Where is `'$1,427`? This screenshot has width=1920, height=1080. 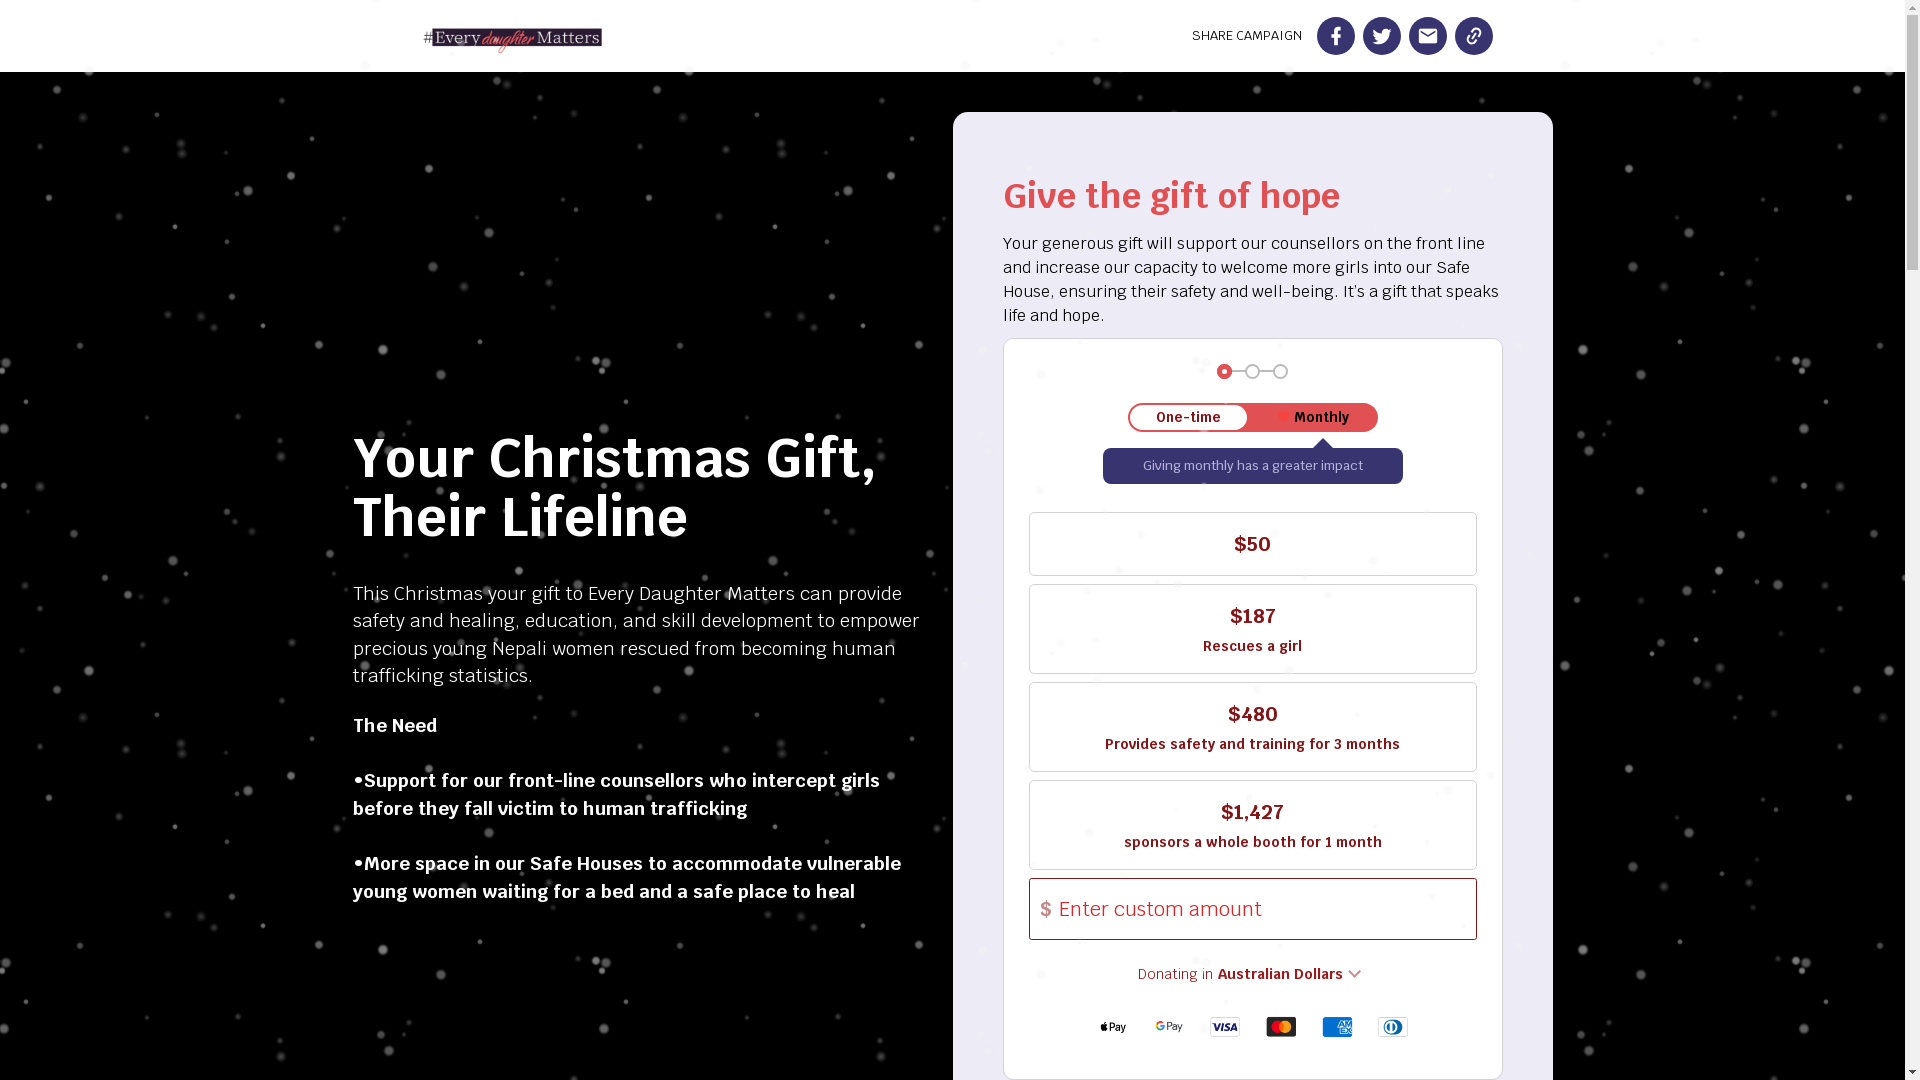 '$1,427 is located at coordinates (1251, 825).